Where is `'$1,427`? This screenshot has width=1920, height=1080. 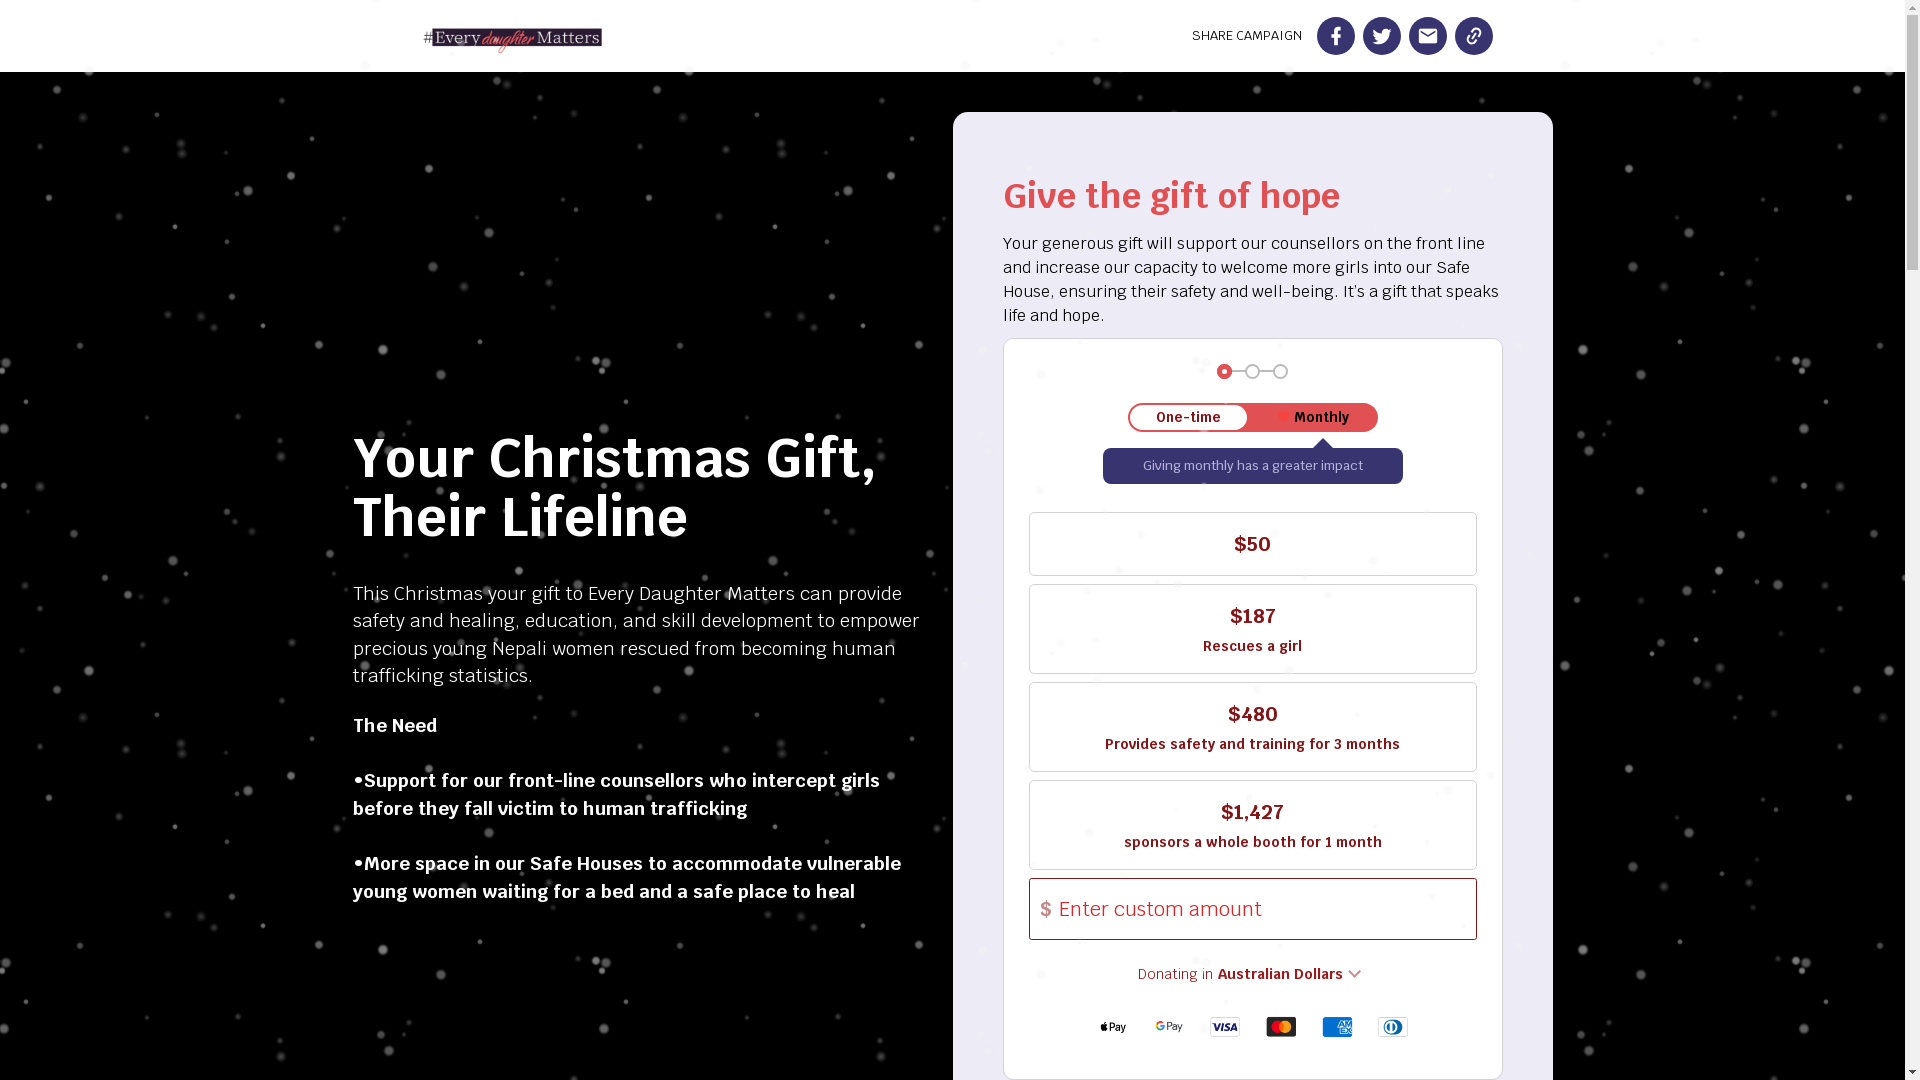 '$1,427 is located at coordinates (1251, 825).